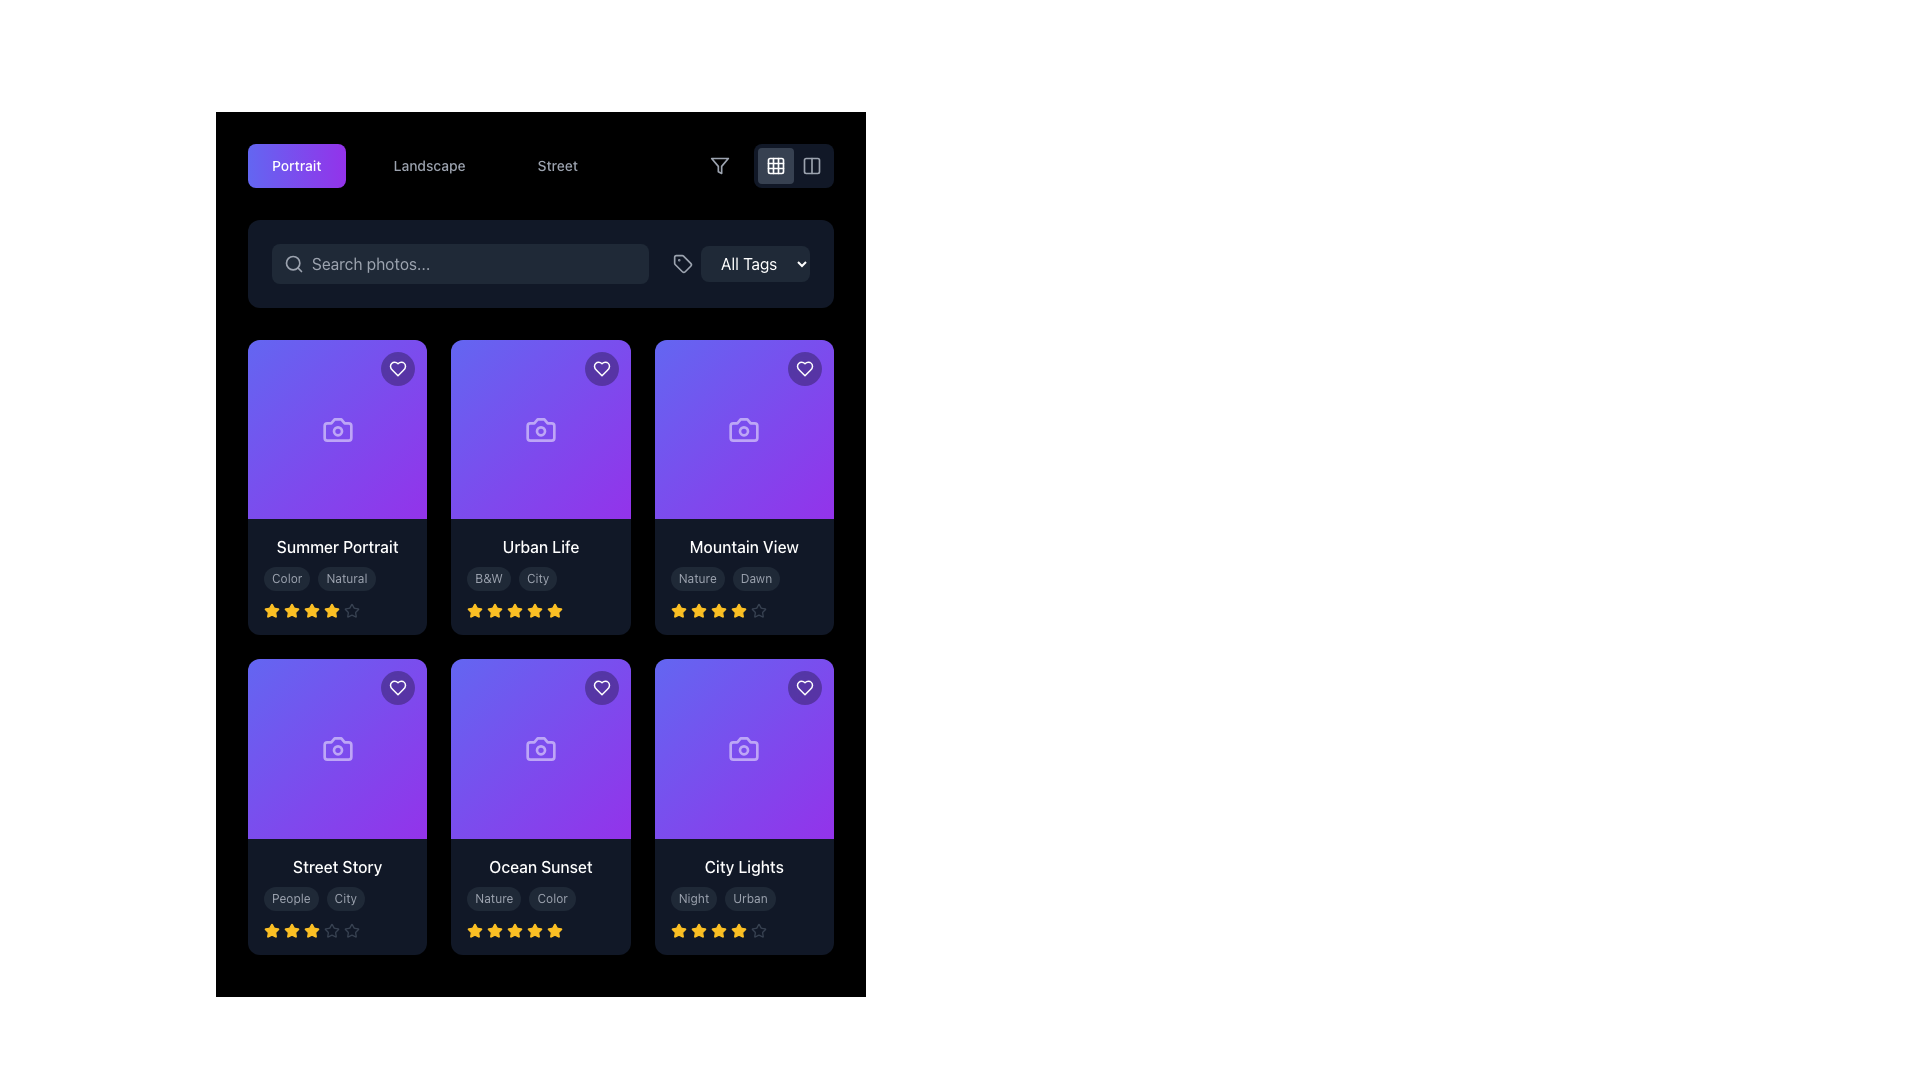 Image resolution: width=1920 pixels, height=1080 pixels. Describe the element at coordinates (311, 609) in the screenshot. I see `the fourth star icon in the rating system of the 'Summer Portrait' card` at that location.